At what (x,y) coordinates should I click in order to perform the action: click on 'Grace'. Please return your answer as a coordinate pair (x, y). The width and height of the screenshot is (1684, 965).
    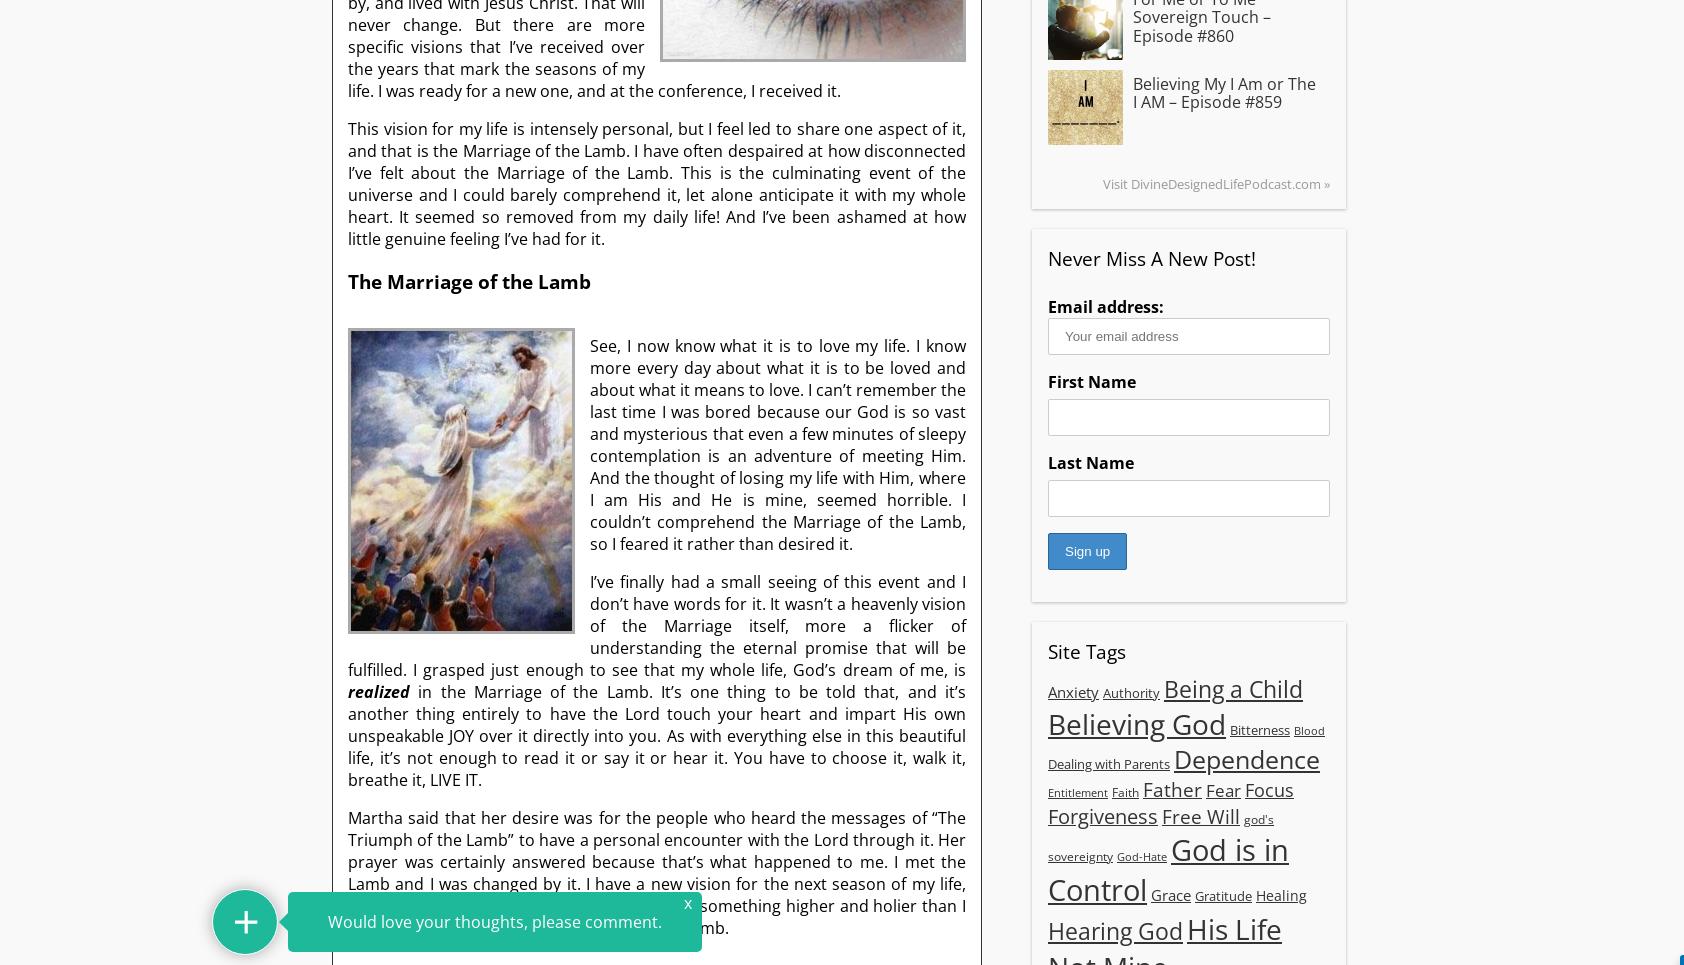
    Looking at the image, I should click on (1171, 892).